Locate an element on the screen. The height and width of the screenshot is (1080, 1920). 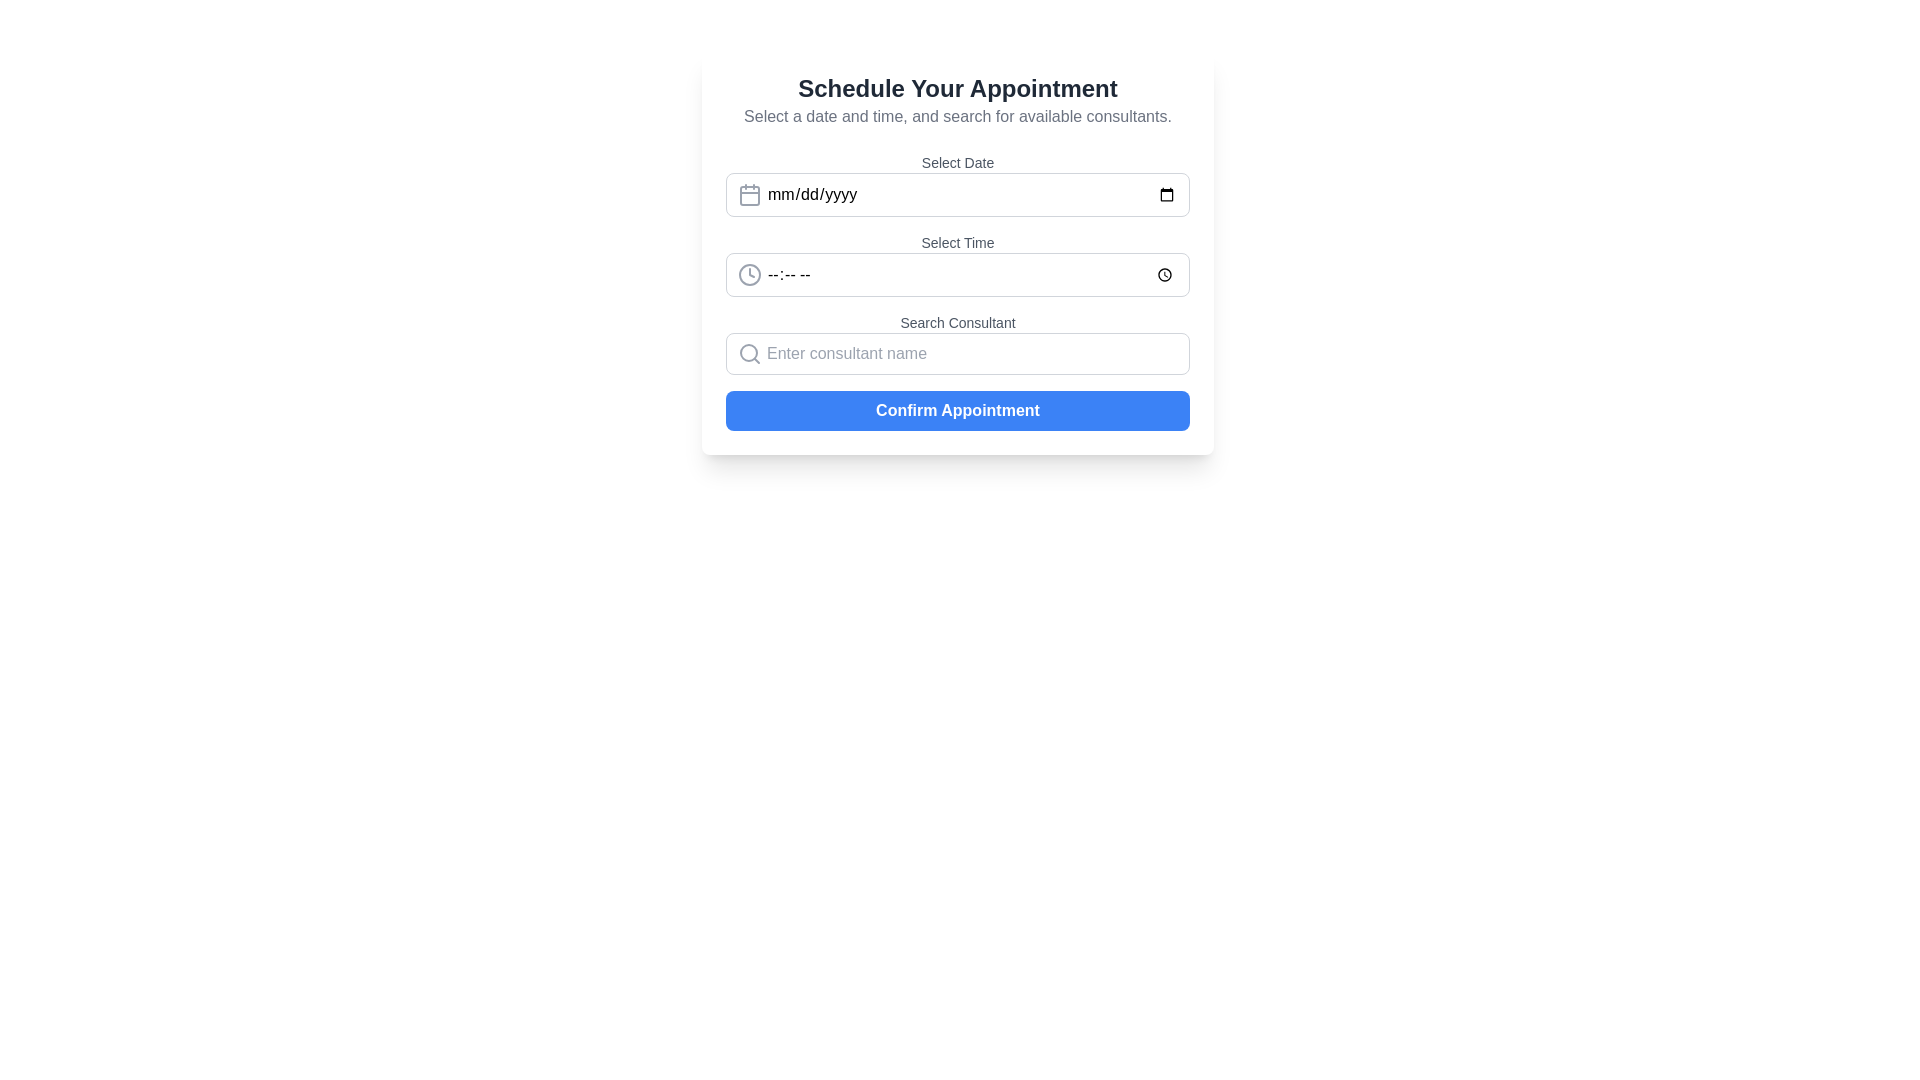
the heading 'Schedule Your Appointment', which is styled in bold and large font at the top of the section is located at coordinates (957, 87).